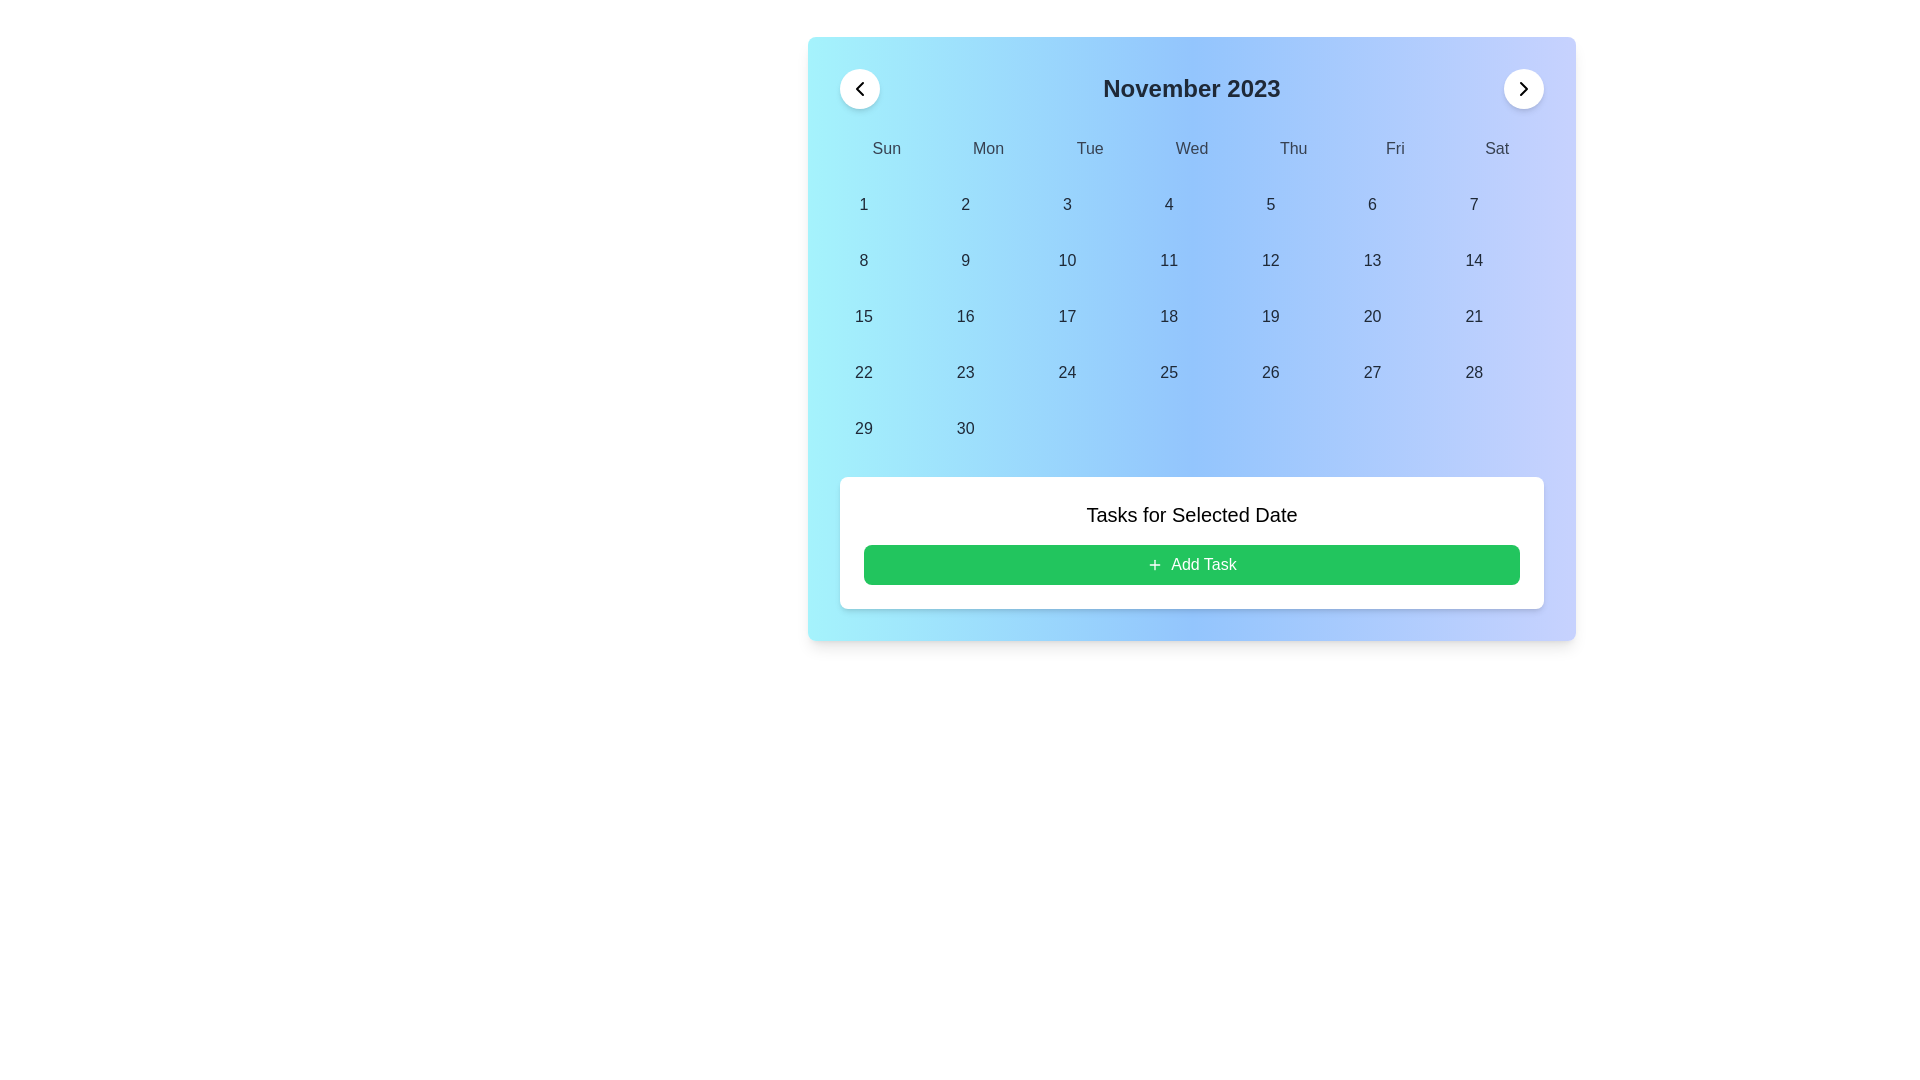 This screenshot has width=1920, height=1080. I want to click on the date selector button for the date '19' in the calendar grid, so click(1269, 315).